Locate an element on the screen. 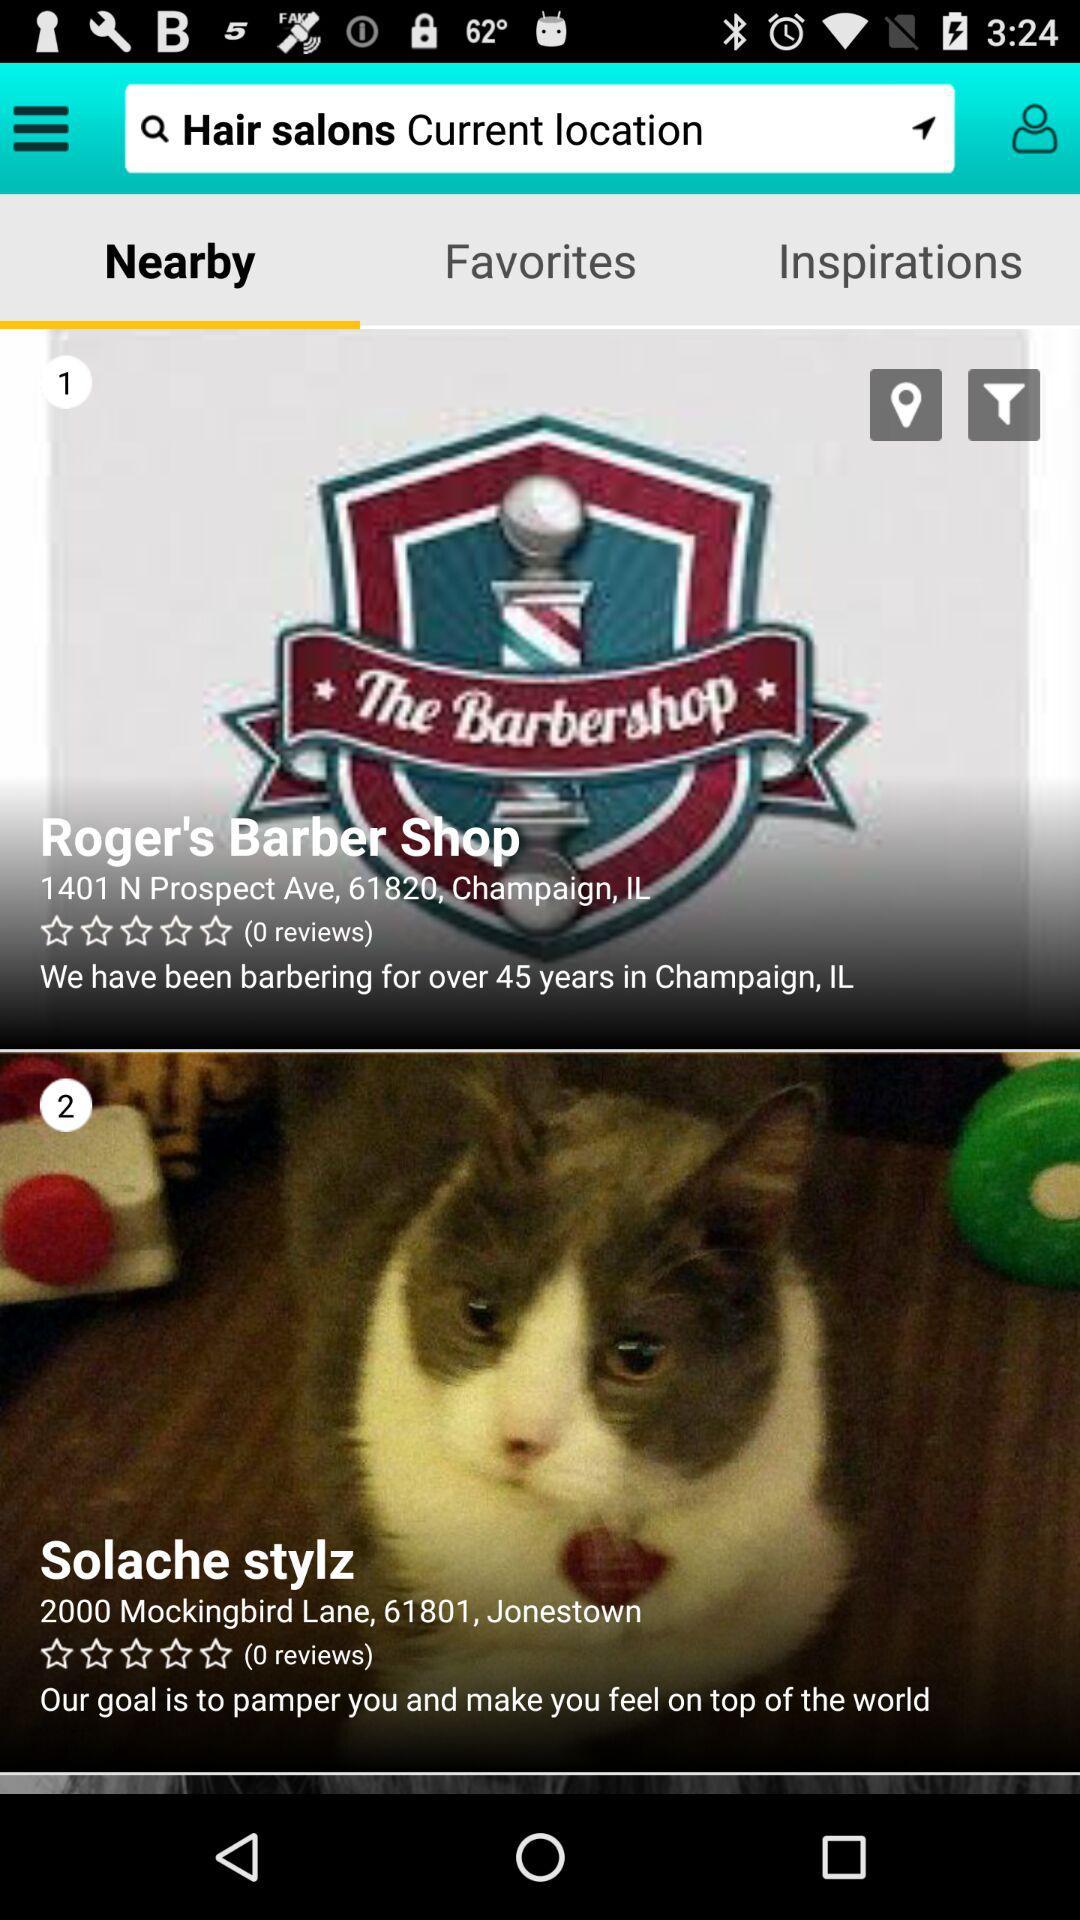 This screenshot has width=1080, height=1920. the nearby item is located at coordinates (180, 258).